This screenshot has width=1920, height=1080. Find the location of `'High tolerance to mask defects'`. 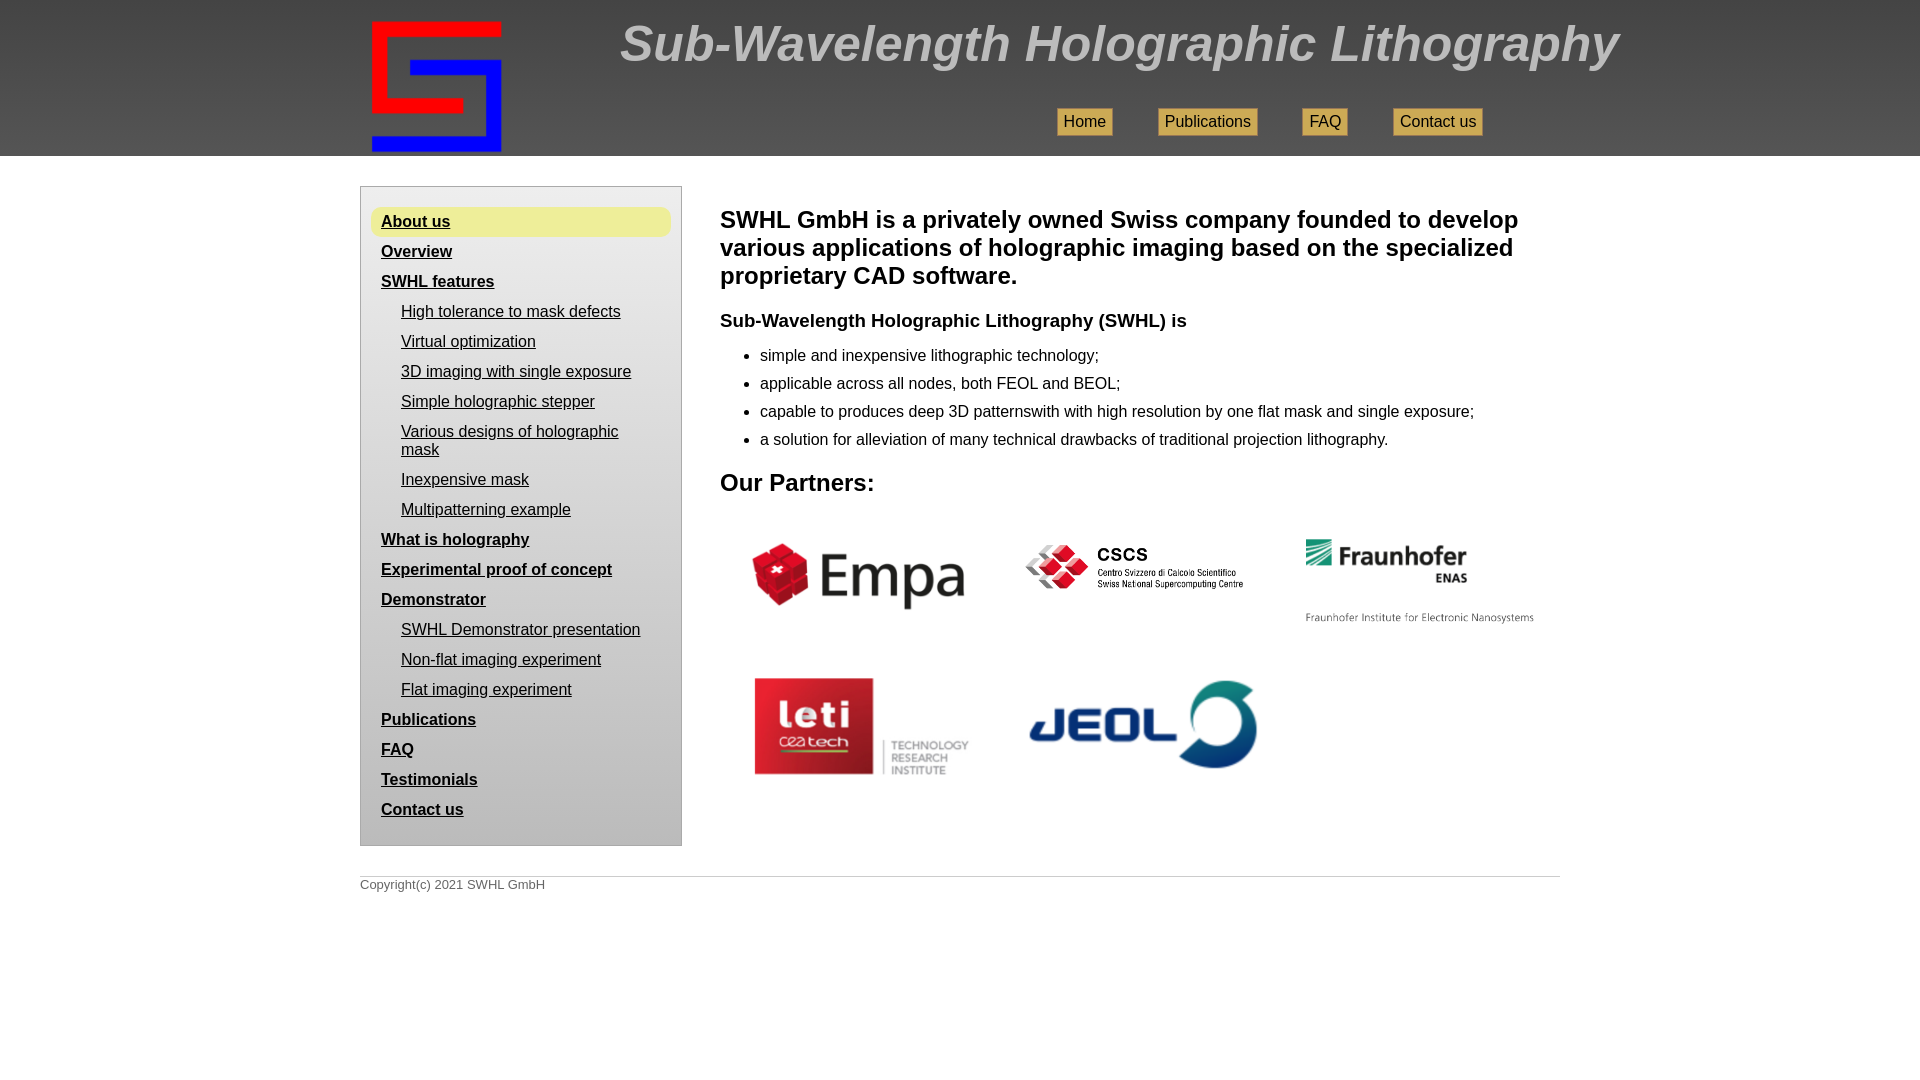

'High tolerance to mask defects' is located at coordinates (521, 312).